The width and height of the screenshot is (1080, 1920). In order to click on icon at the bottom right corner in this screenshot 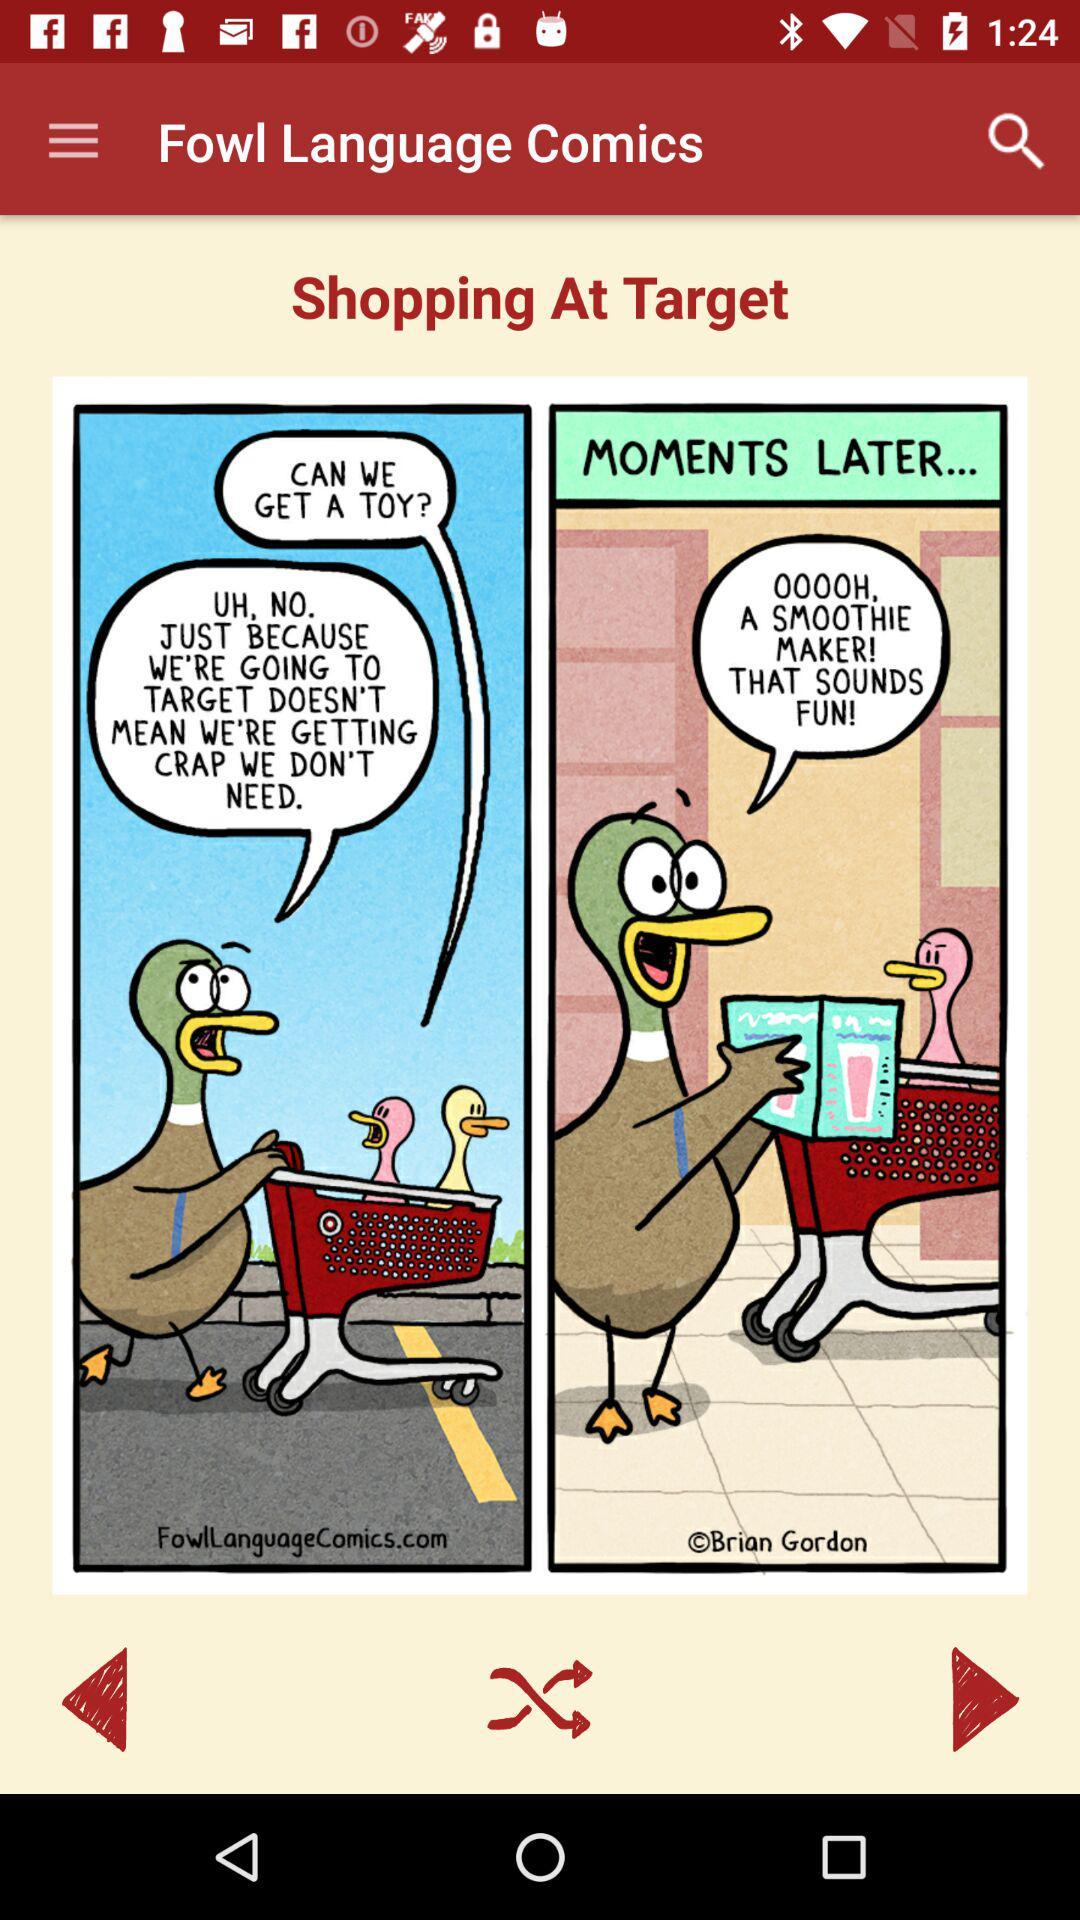, I will do `click(984, 1698)`.